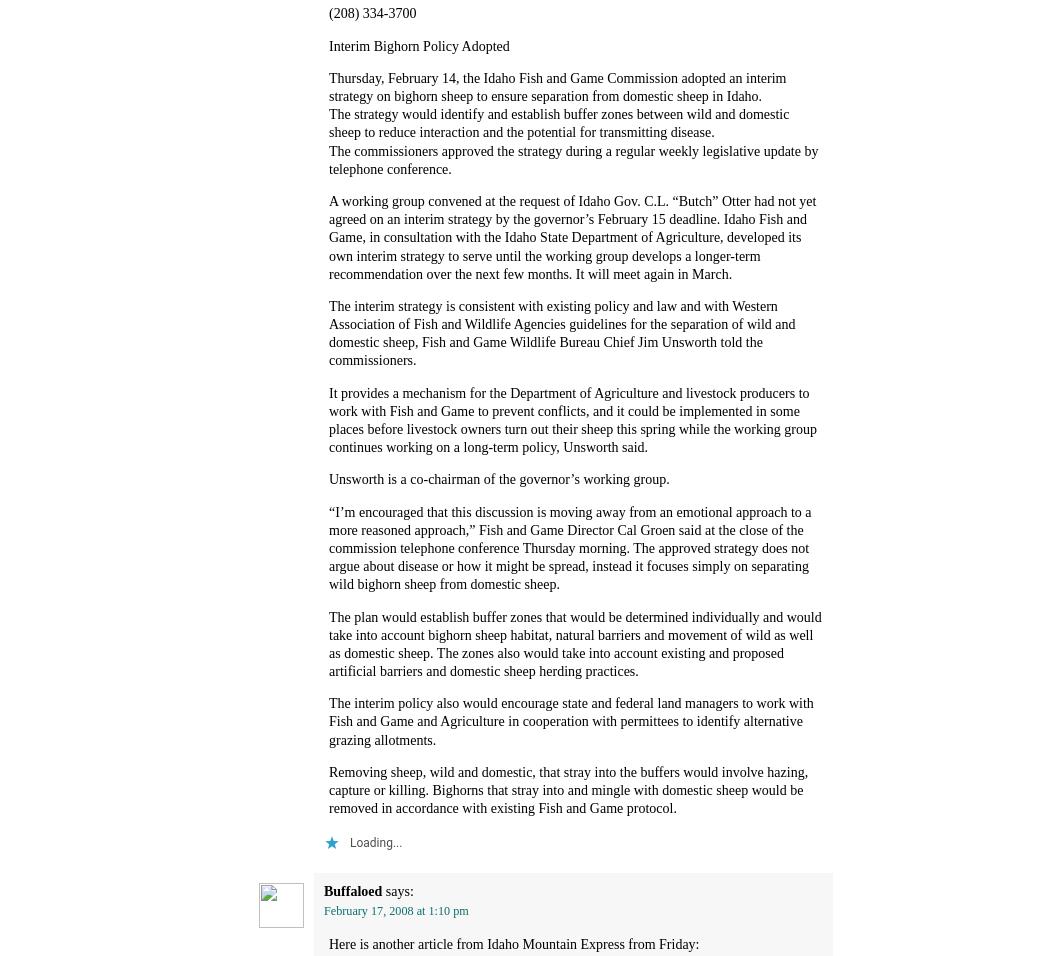  Describe the element at coordinates (497, 478) in the screenshot. I see `'Unsworth is a co-chairman of the governor’s working group.'` at that location.